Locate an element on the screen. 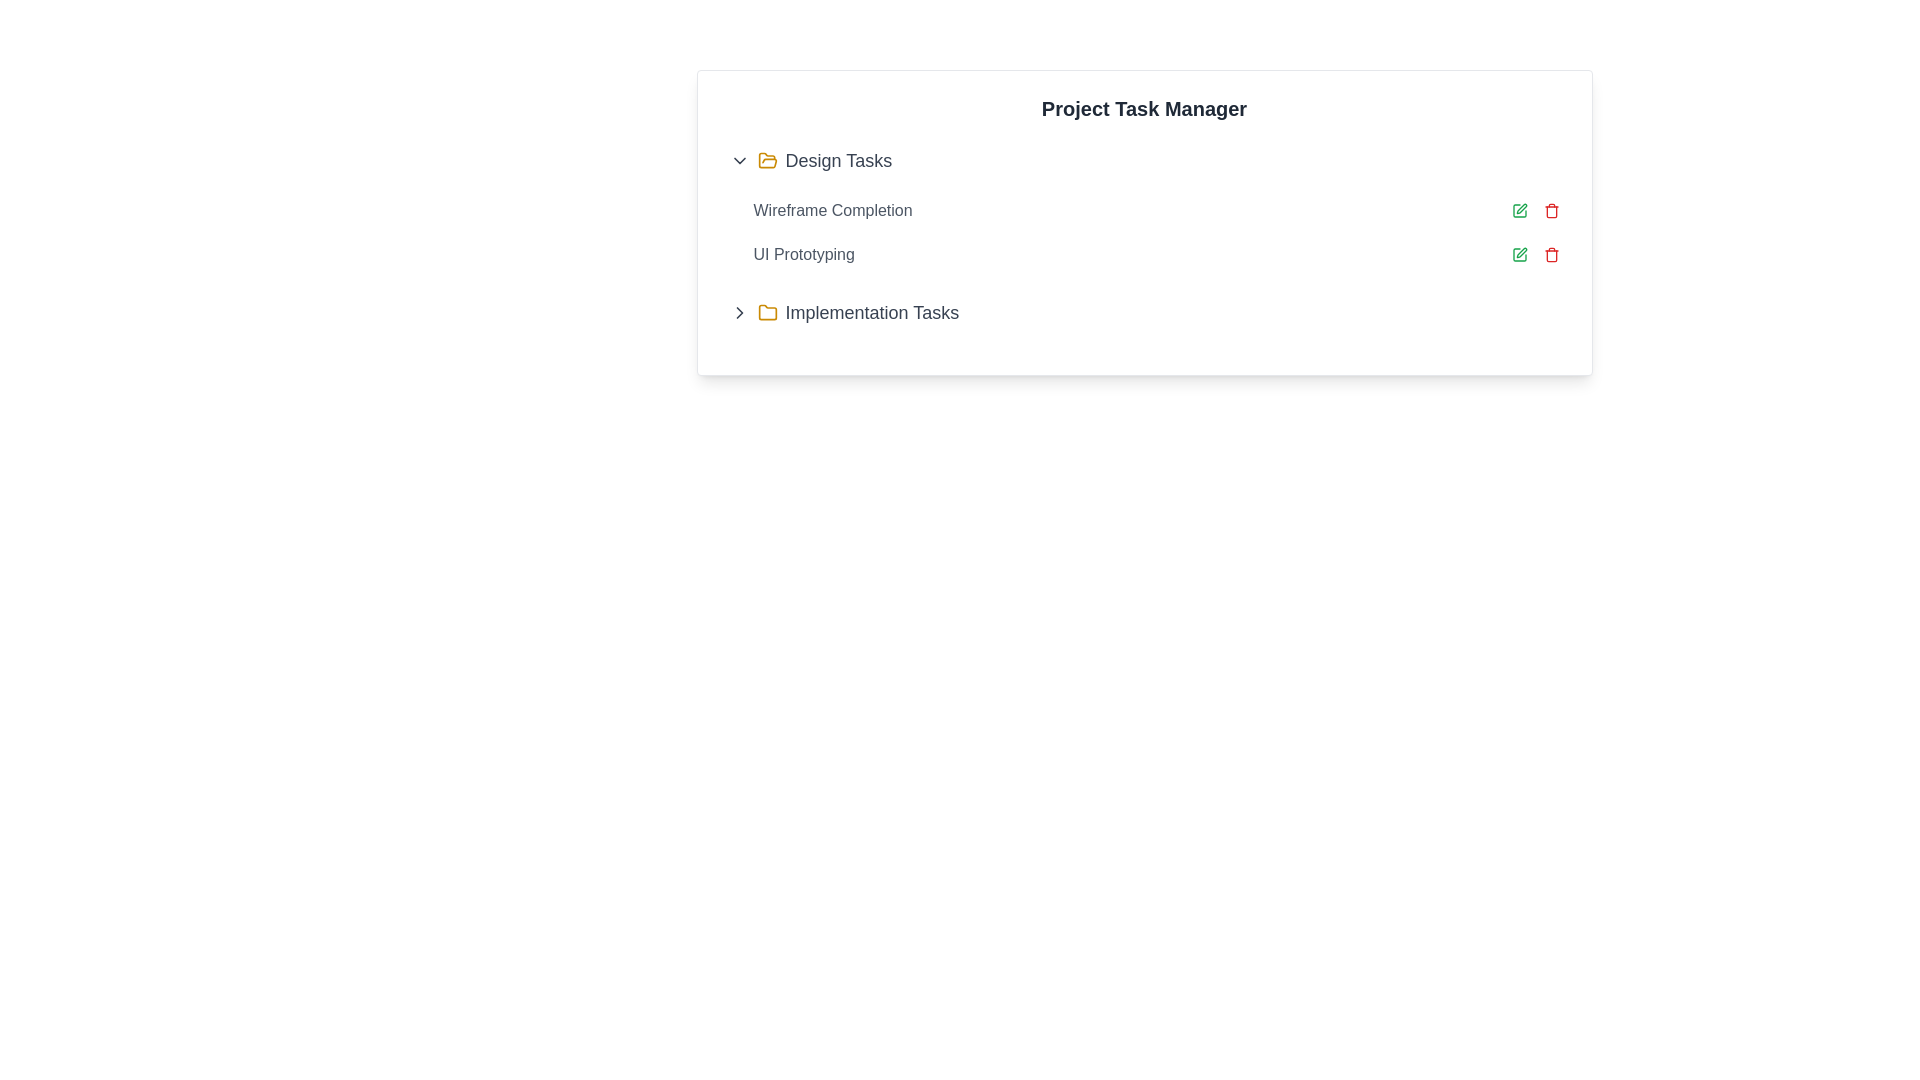 This screenshot has height=1080, width=1920. the edit icon located at the bottom right corner of the task row is located at coordinates (1520, 252).